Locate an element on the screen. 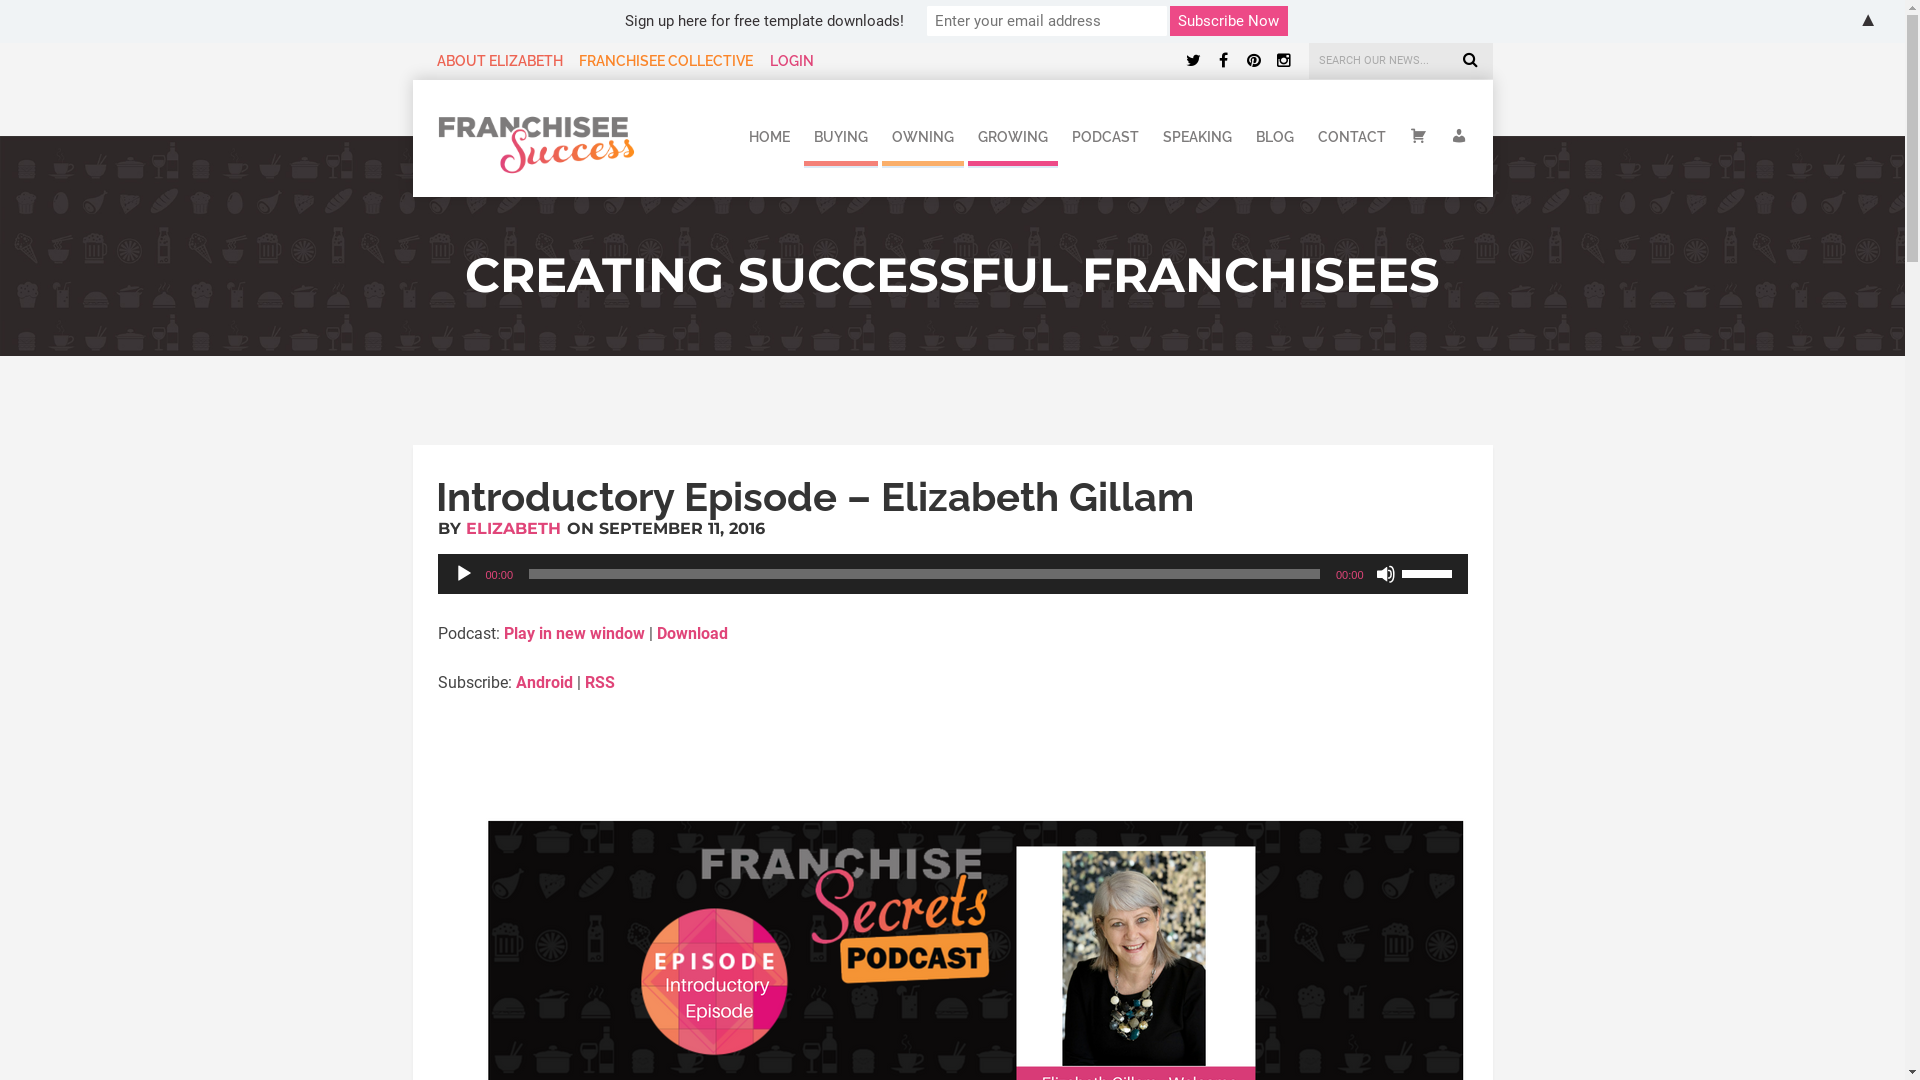 Image resolution: width=1920 pixels, height=1080 pixels. 'CONTACT' is located at coordinates (1352, 132).